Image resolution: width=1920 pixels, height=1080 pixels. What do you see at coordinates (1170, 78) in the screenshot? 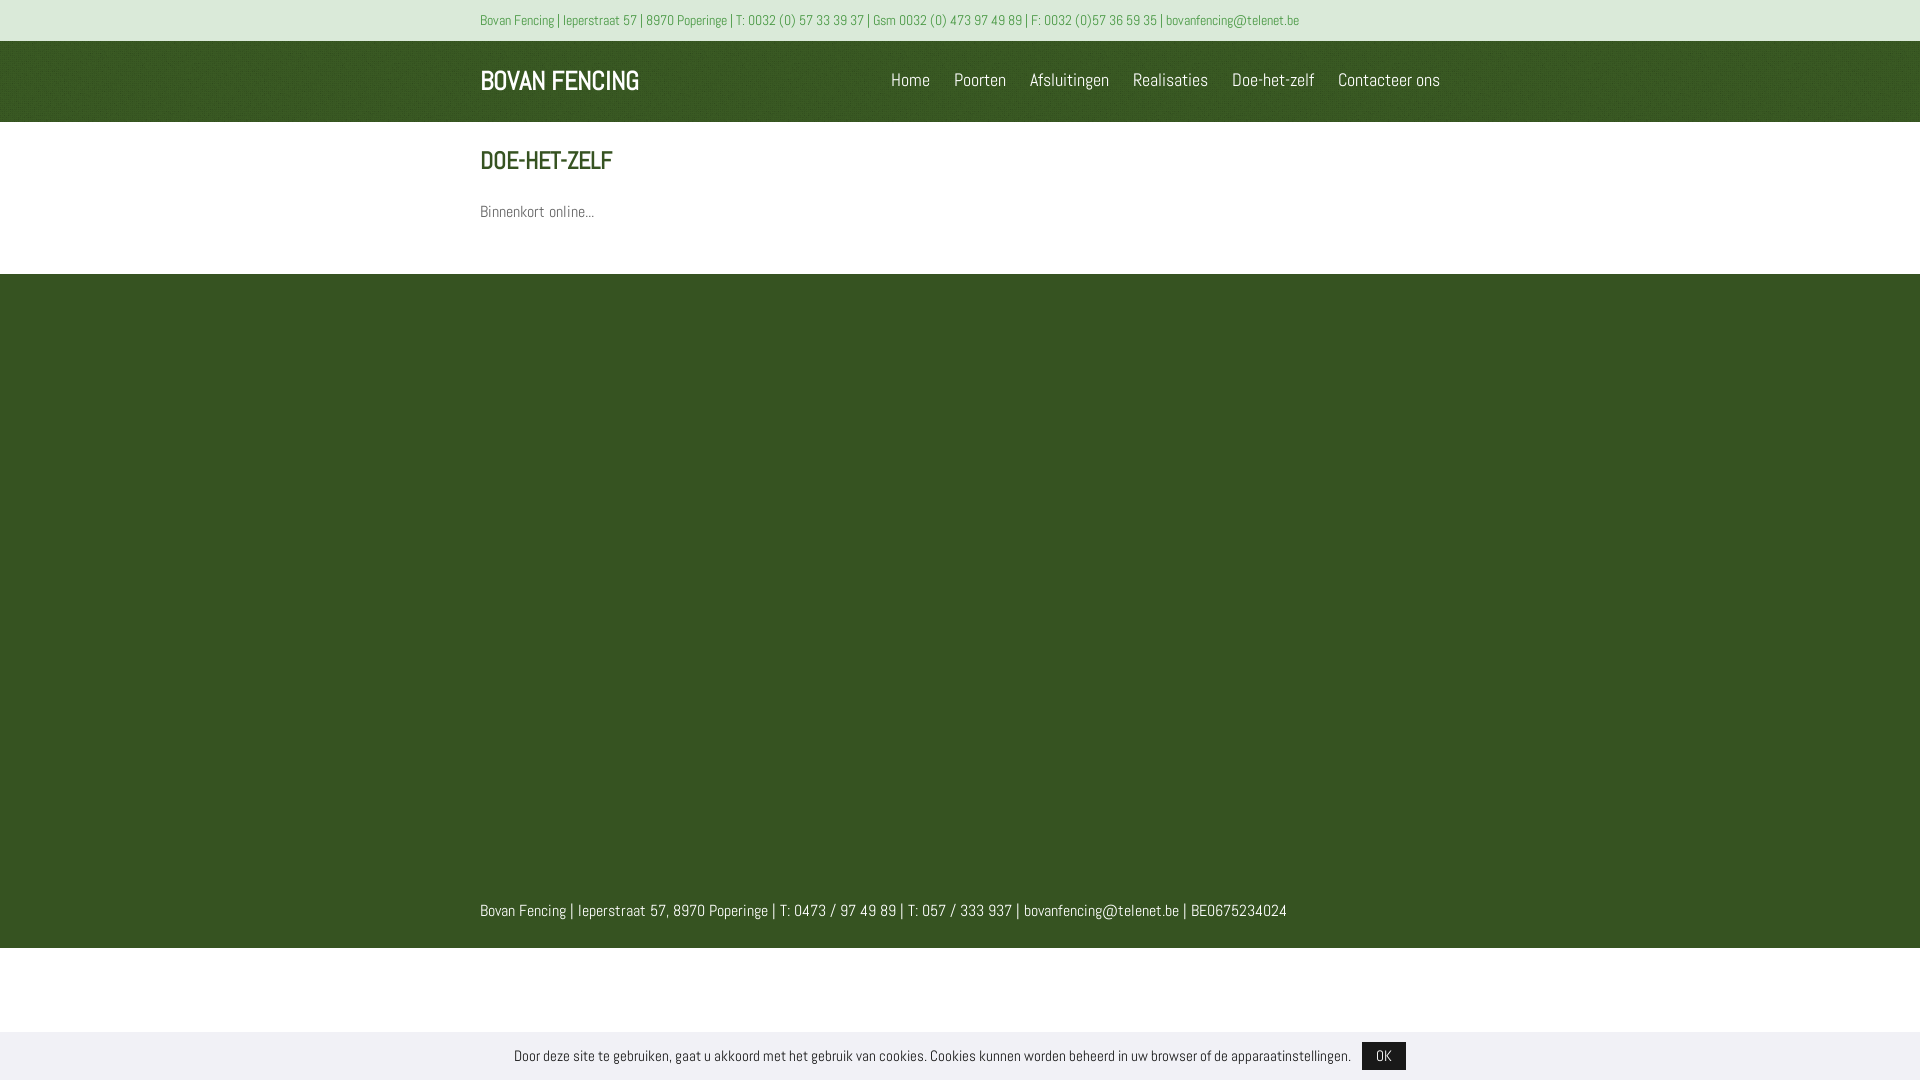
I see `'Realisaties'` at bounding box center [1170, 78].